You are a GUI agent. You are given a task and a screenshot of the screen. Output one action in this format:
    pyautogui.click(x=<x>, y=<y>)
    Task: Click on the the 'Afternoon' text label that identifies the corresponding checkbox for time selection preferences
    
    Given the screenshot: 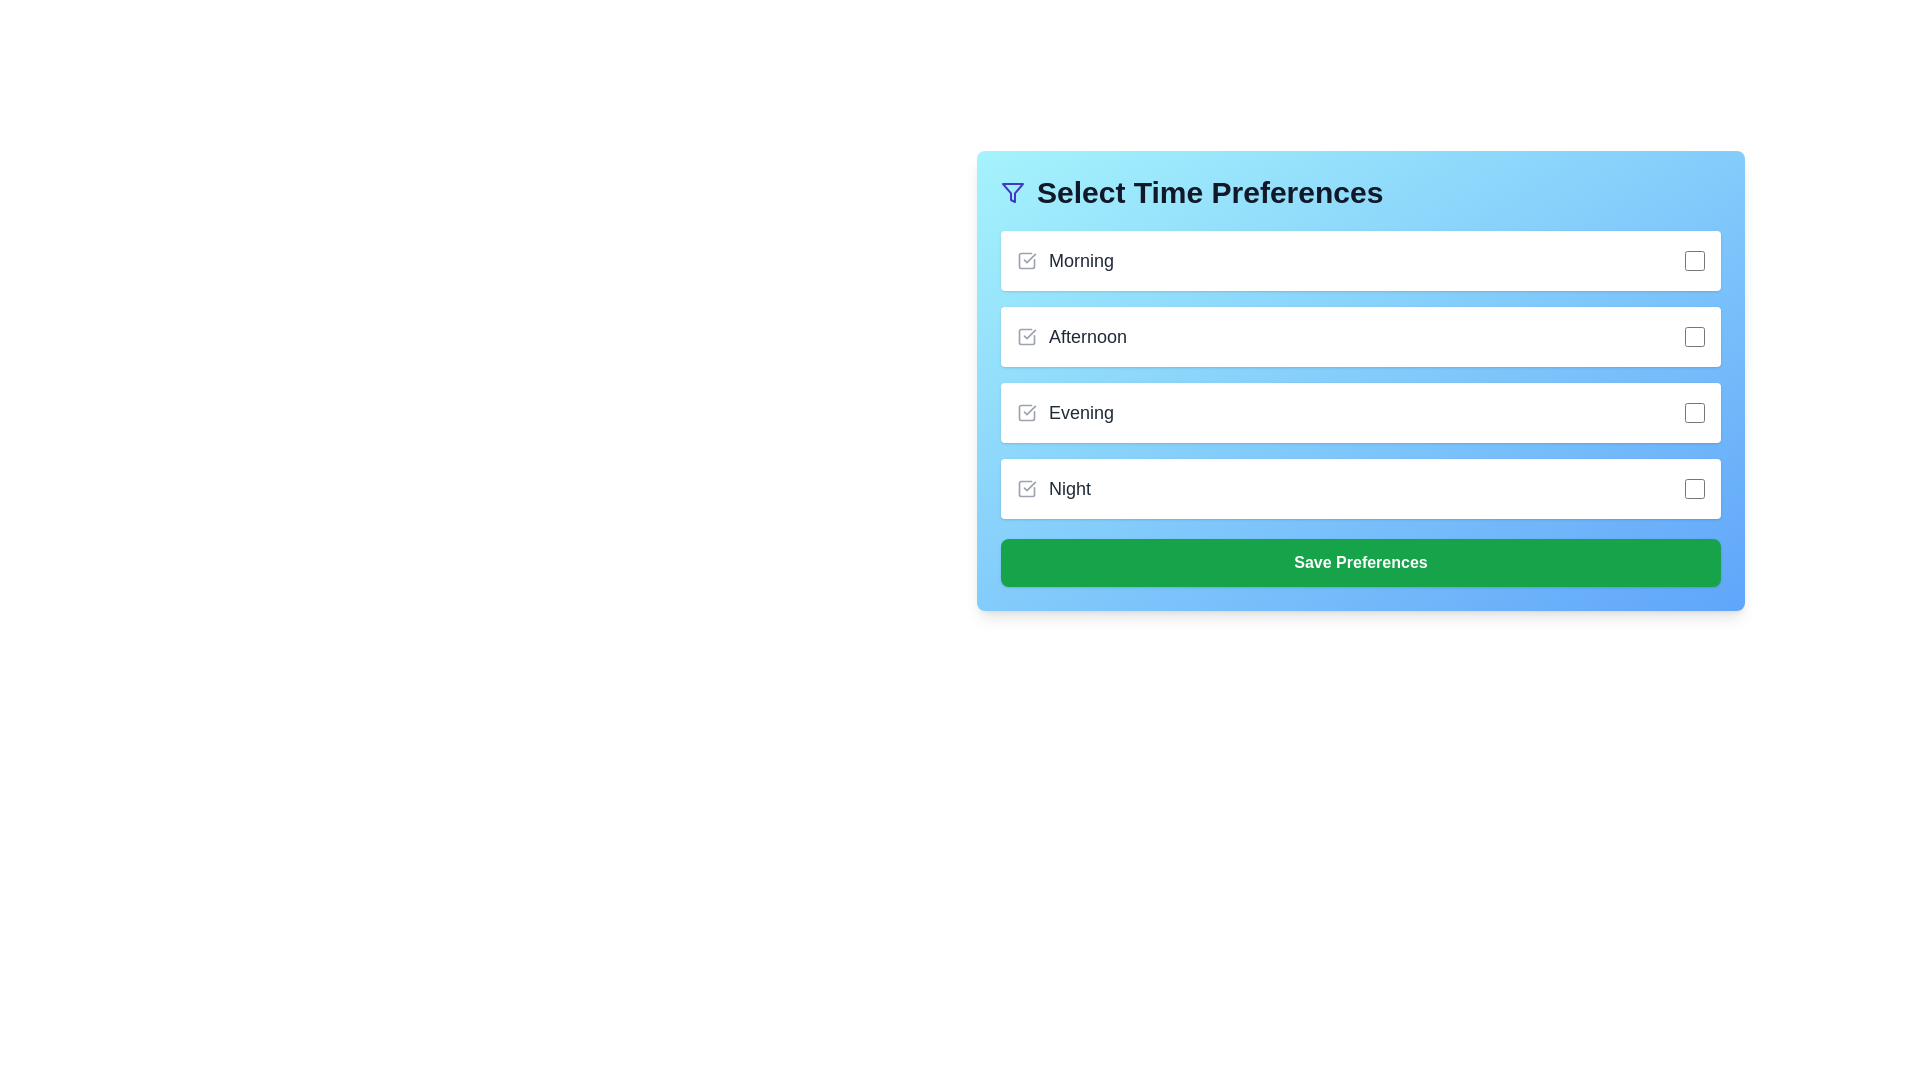 What is the action you would take?
    pyautogui.click(x=1087, y=335)
    